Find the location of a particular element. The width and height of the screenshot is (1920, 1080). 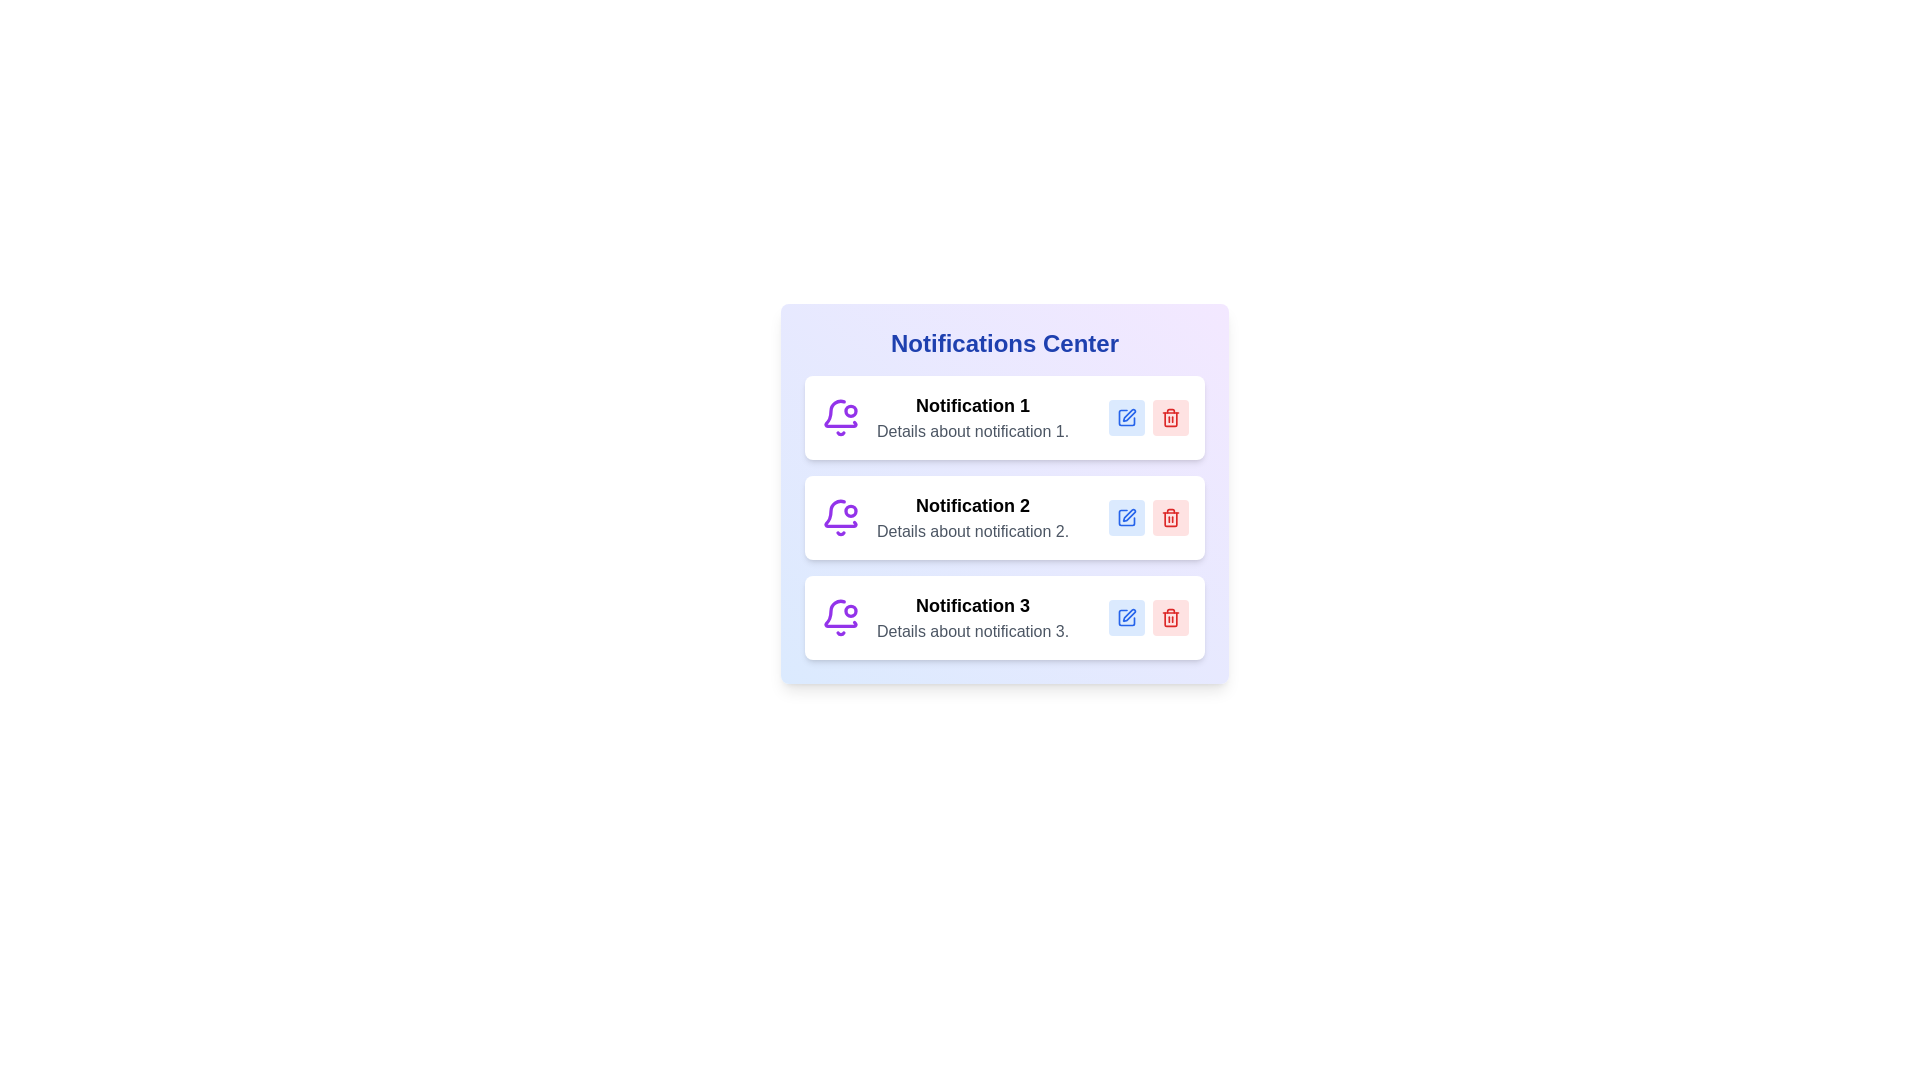

the text block titled 'Notification 2' which contains details about notification 2, positioned in the middle section of the notification center is located at coordinates (973, 516).